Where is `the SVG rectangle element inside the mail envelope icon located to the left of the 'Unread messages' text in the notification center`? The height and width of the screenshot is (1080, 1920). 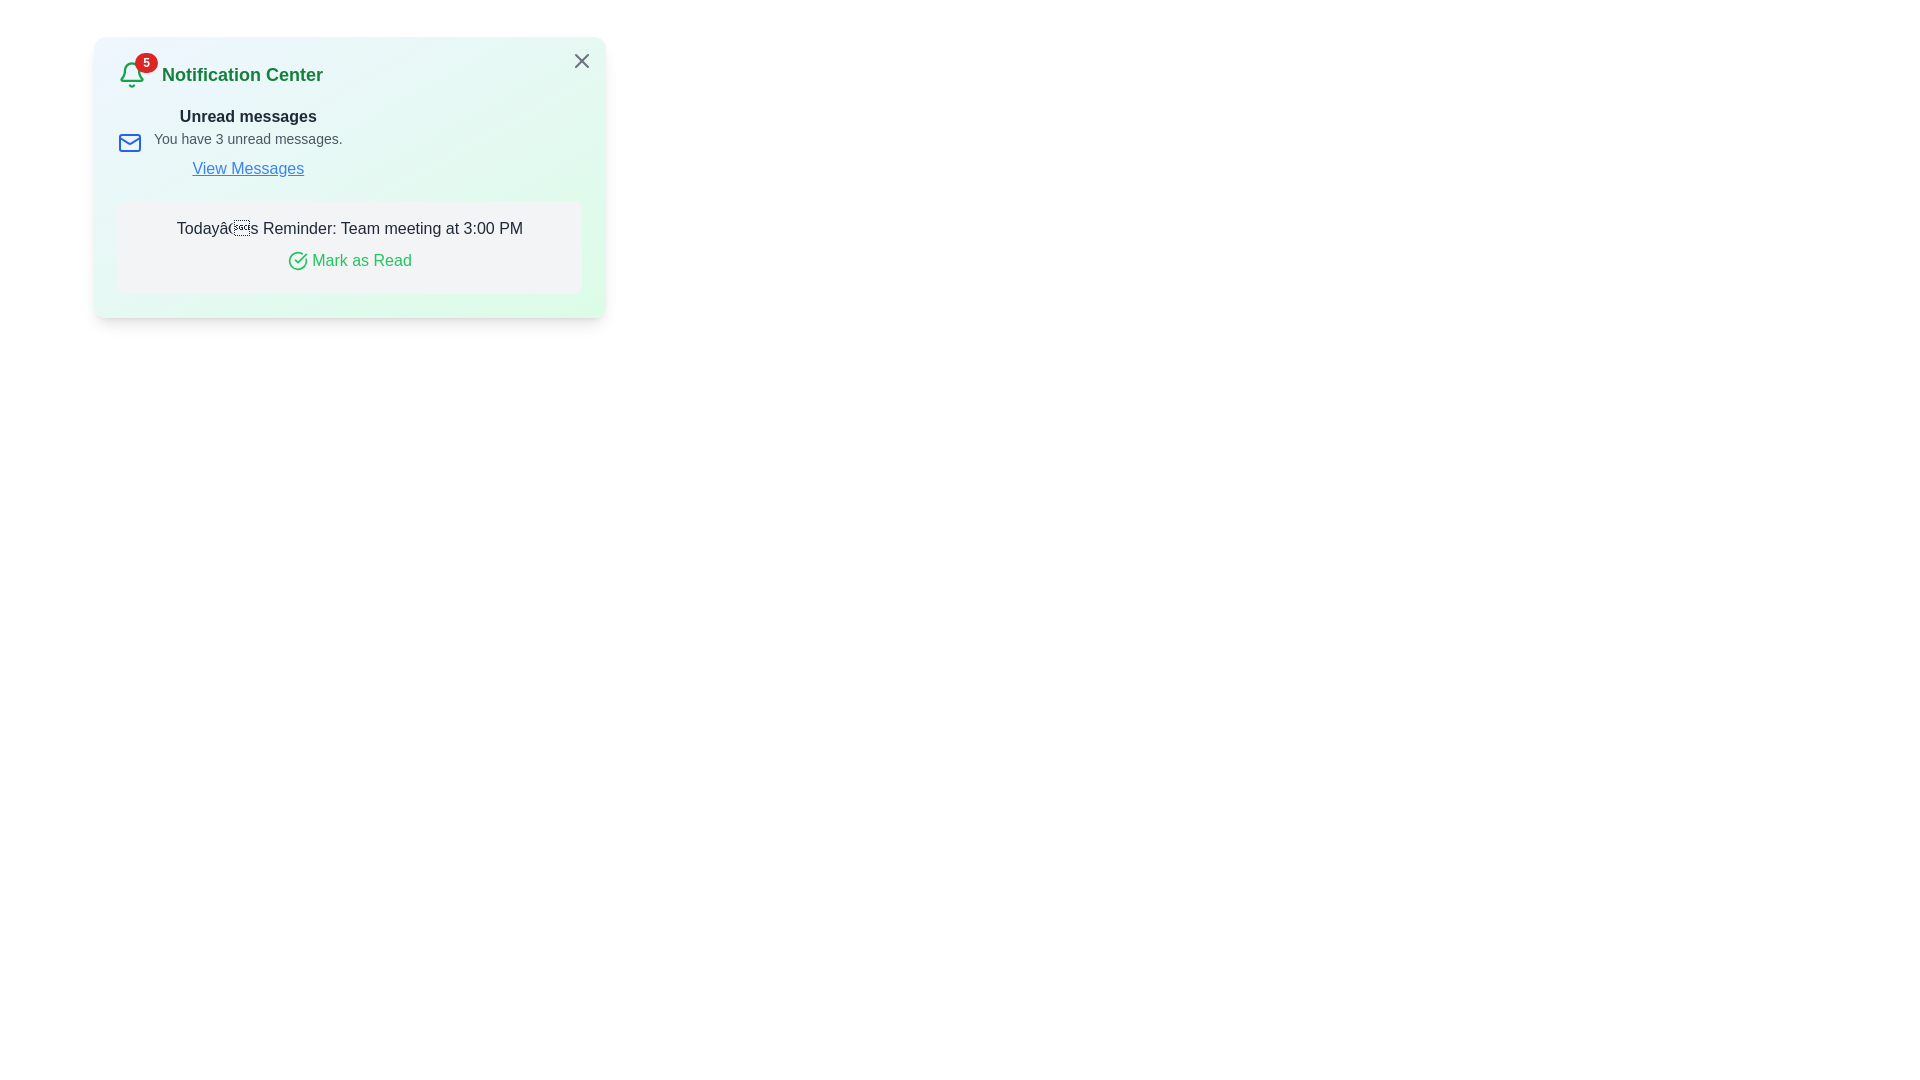
the SVG rectangle element inside the mail envelope icon located to the left of the 'Unread messages' text in the notification center is located at coordinates (128, 141).